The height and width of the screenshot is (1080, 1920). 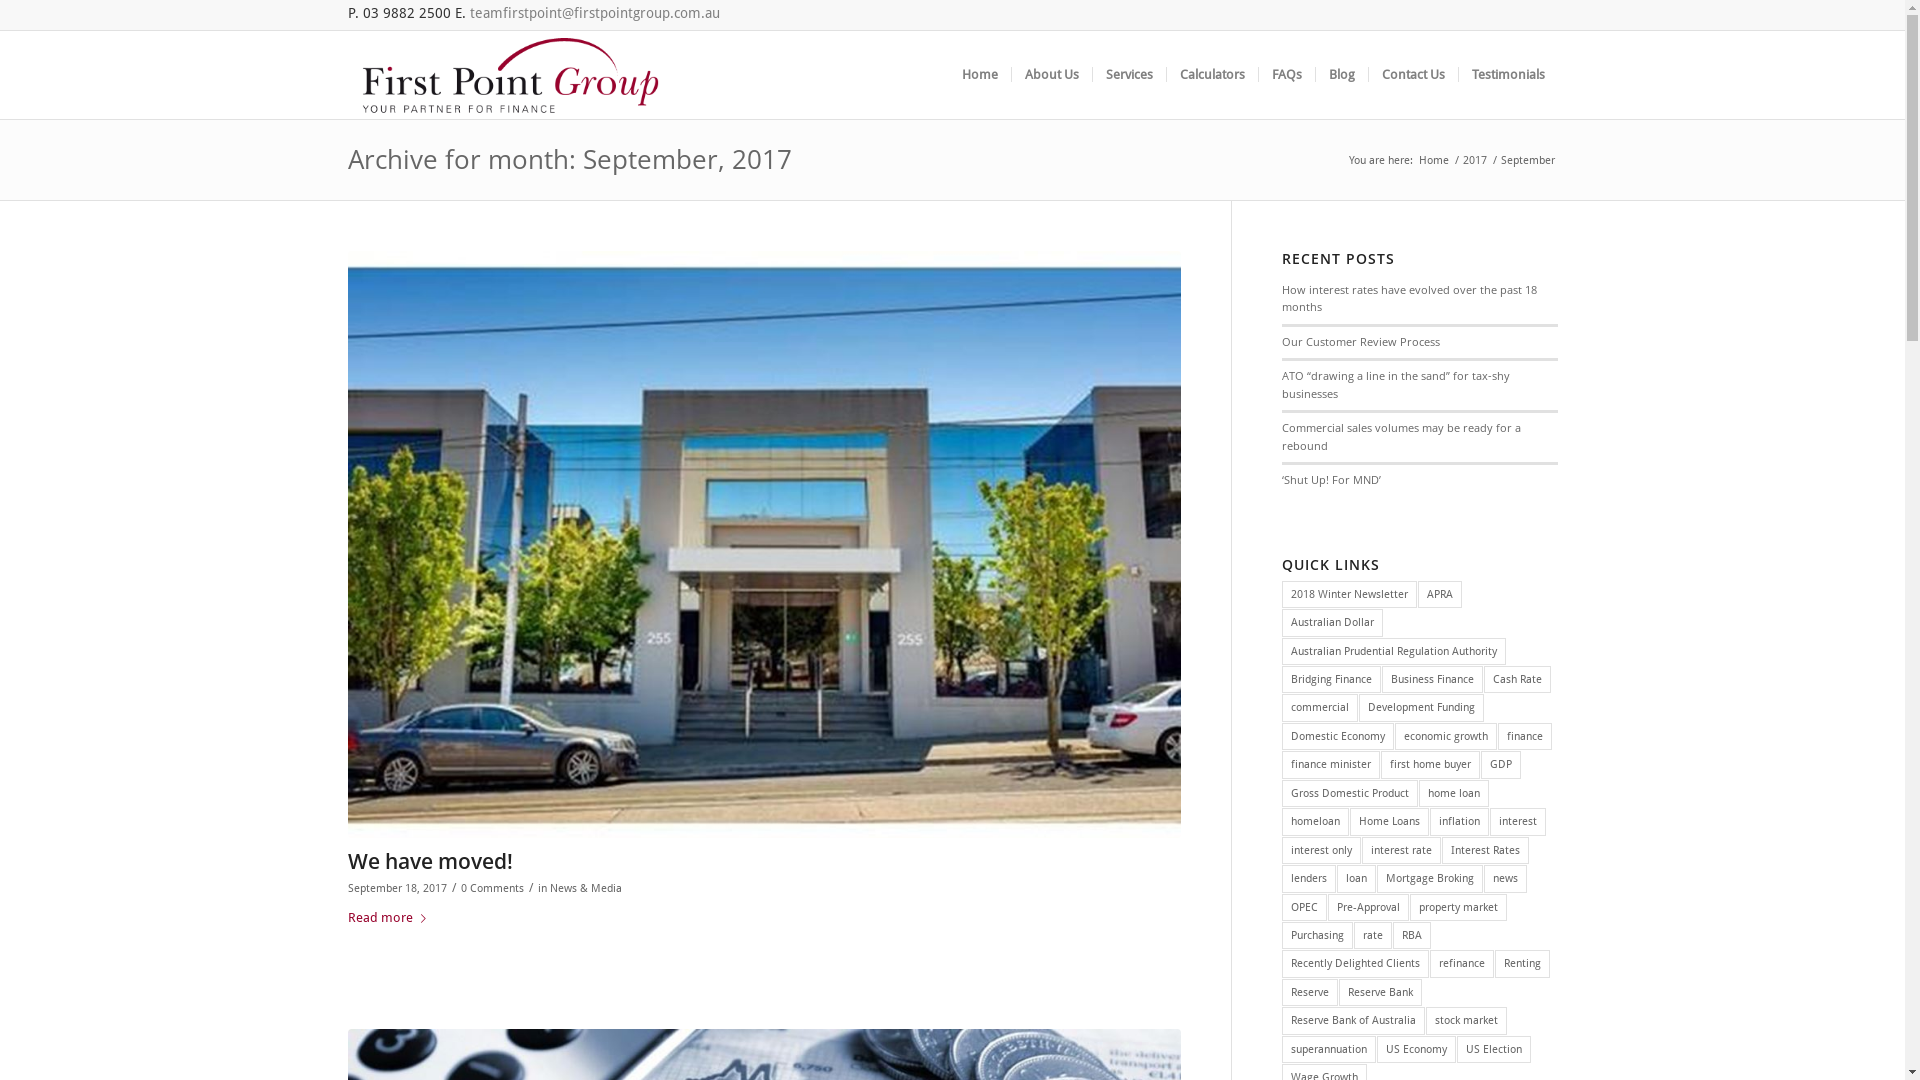 I want to click on 'loan', so click(x=1356, y=877).